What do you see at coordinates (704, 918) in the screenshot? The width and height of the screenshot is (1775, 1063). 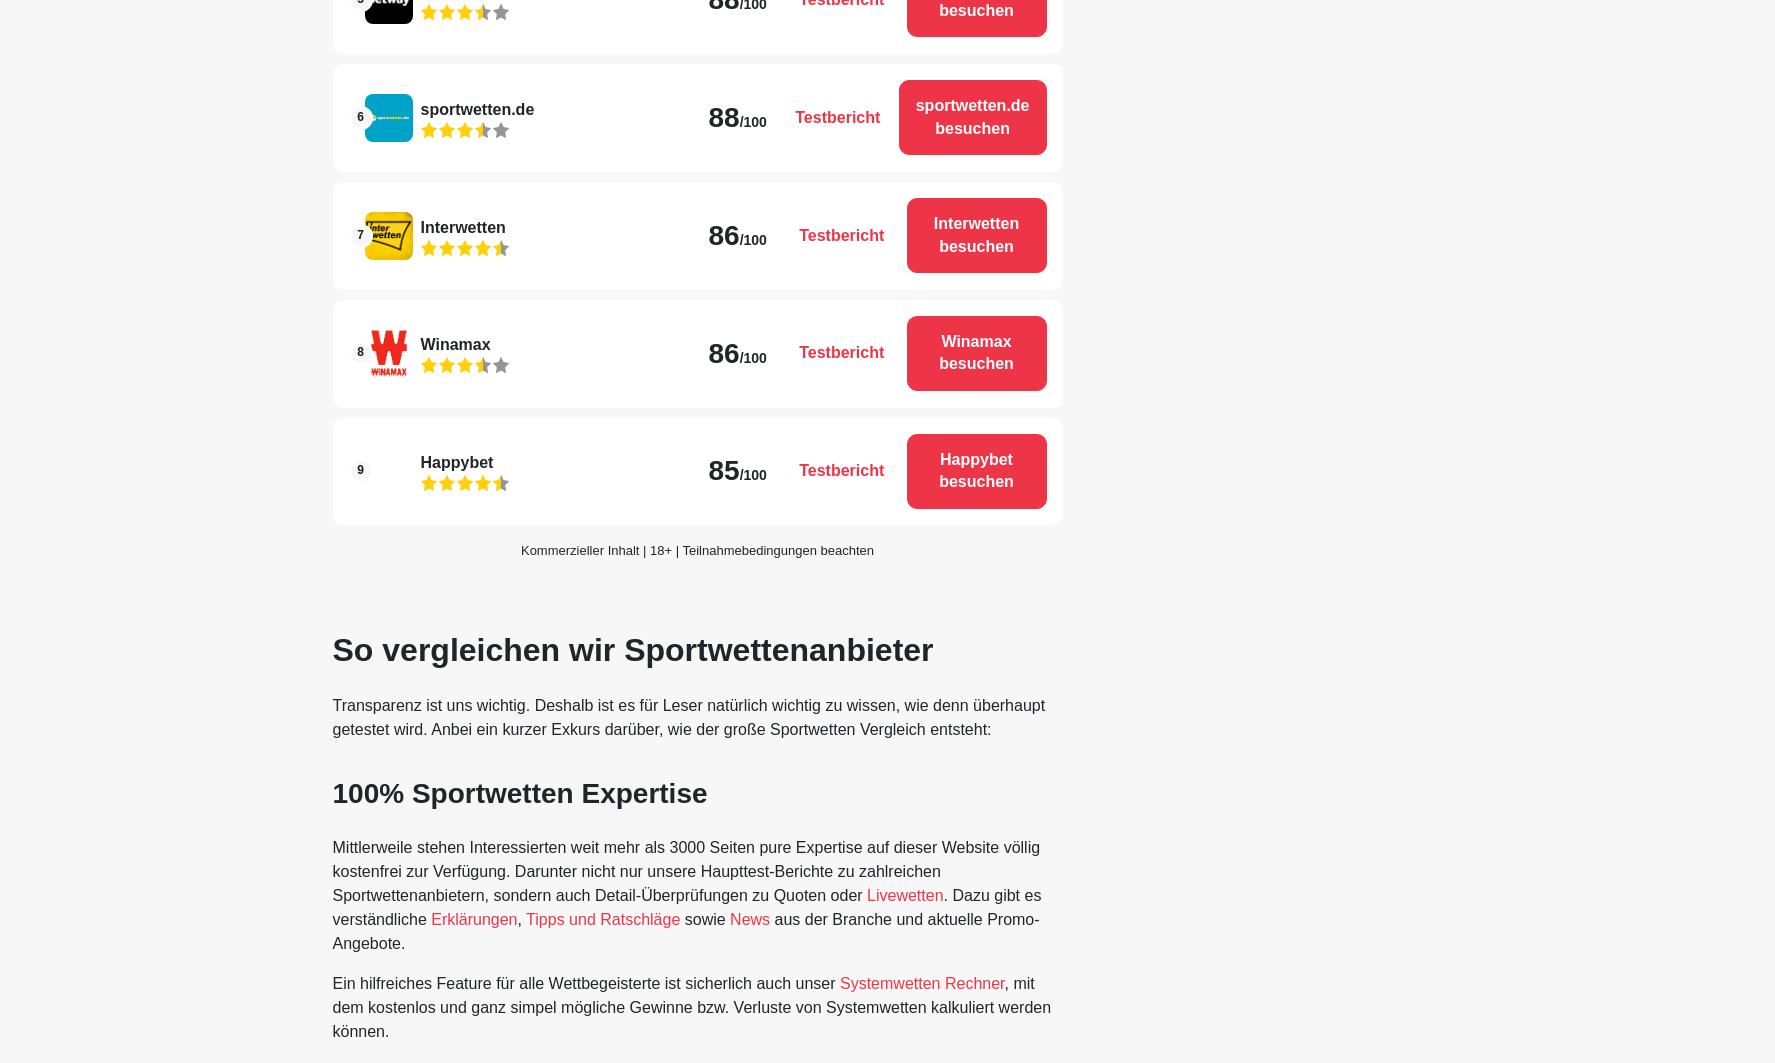 I see `'sowie'` at bounding box center [704, 918].